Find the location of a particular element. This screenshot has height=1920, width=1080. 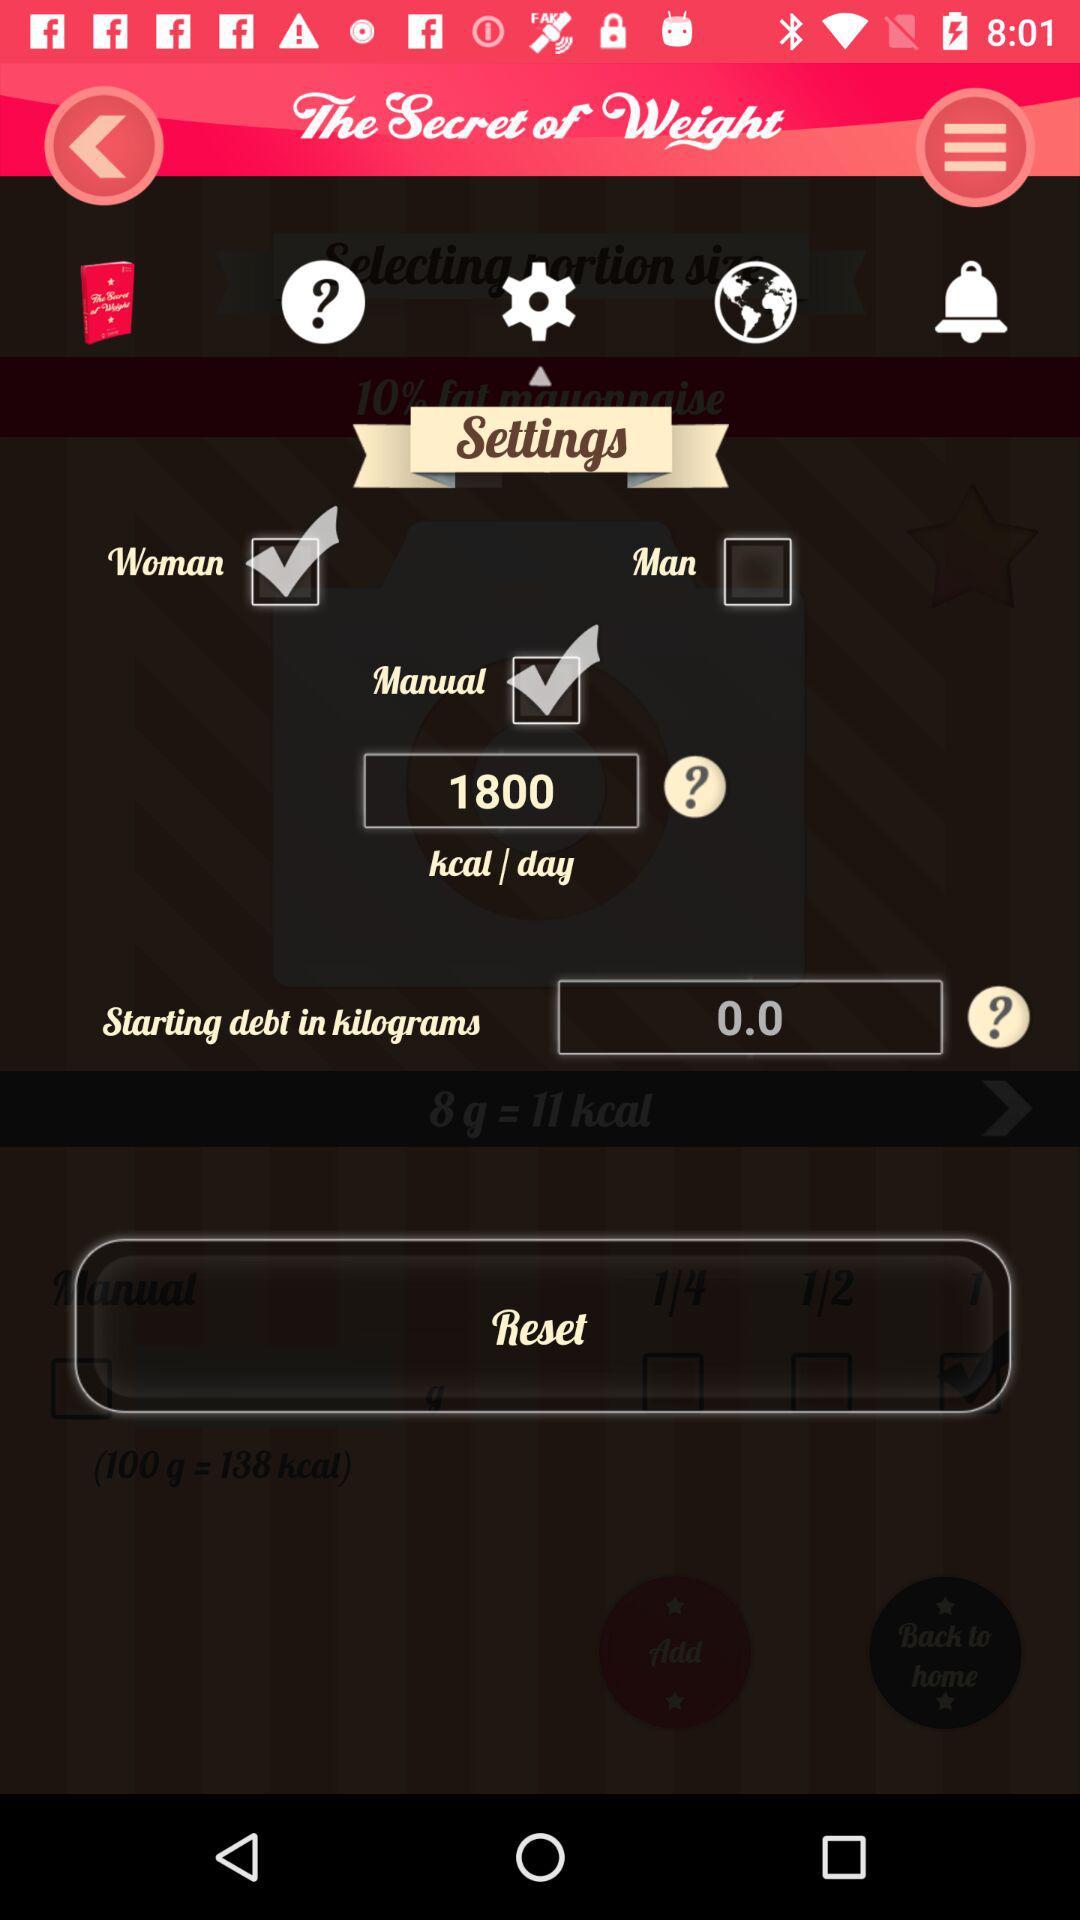

tick on button is located at coordinates (551, 679).